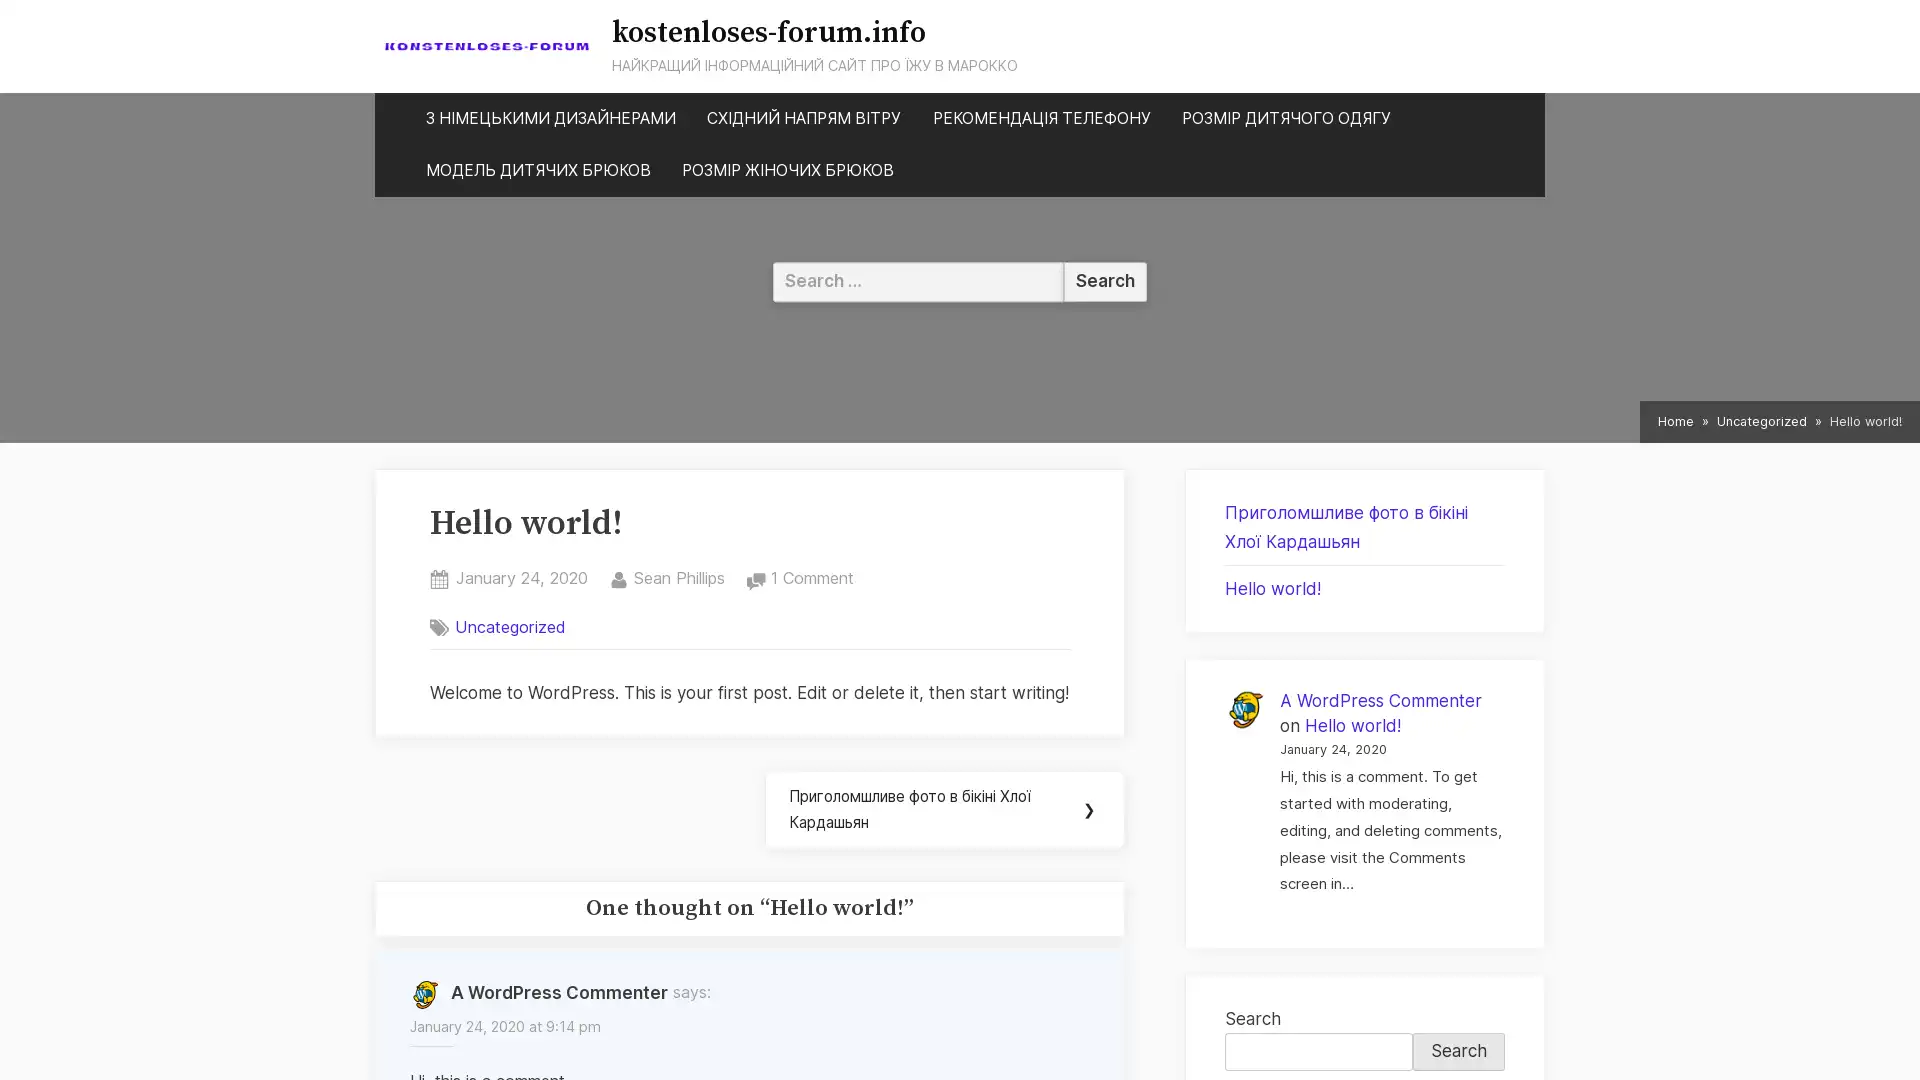 Image resolution: width=1920 pixels, height=1080 pixels. What do you see at coordinates (1459, 1050) in the screenshot?
I see `Search` at bounding box center [1459, 1050].